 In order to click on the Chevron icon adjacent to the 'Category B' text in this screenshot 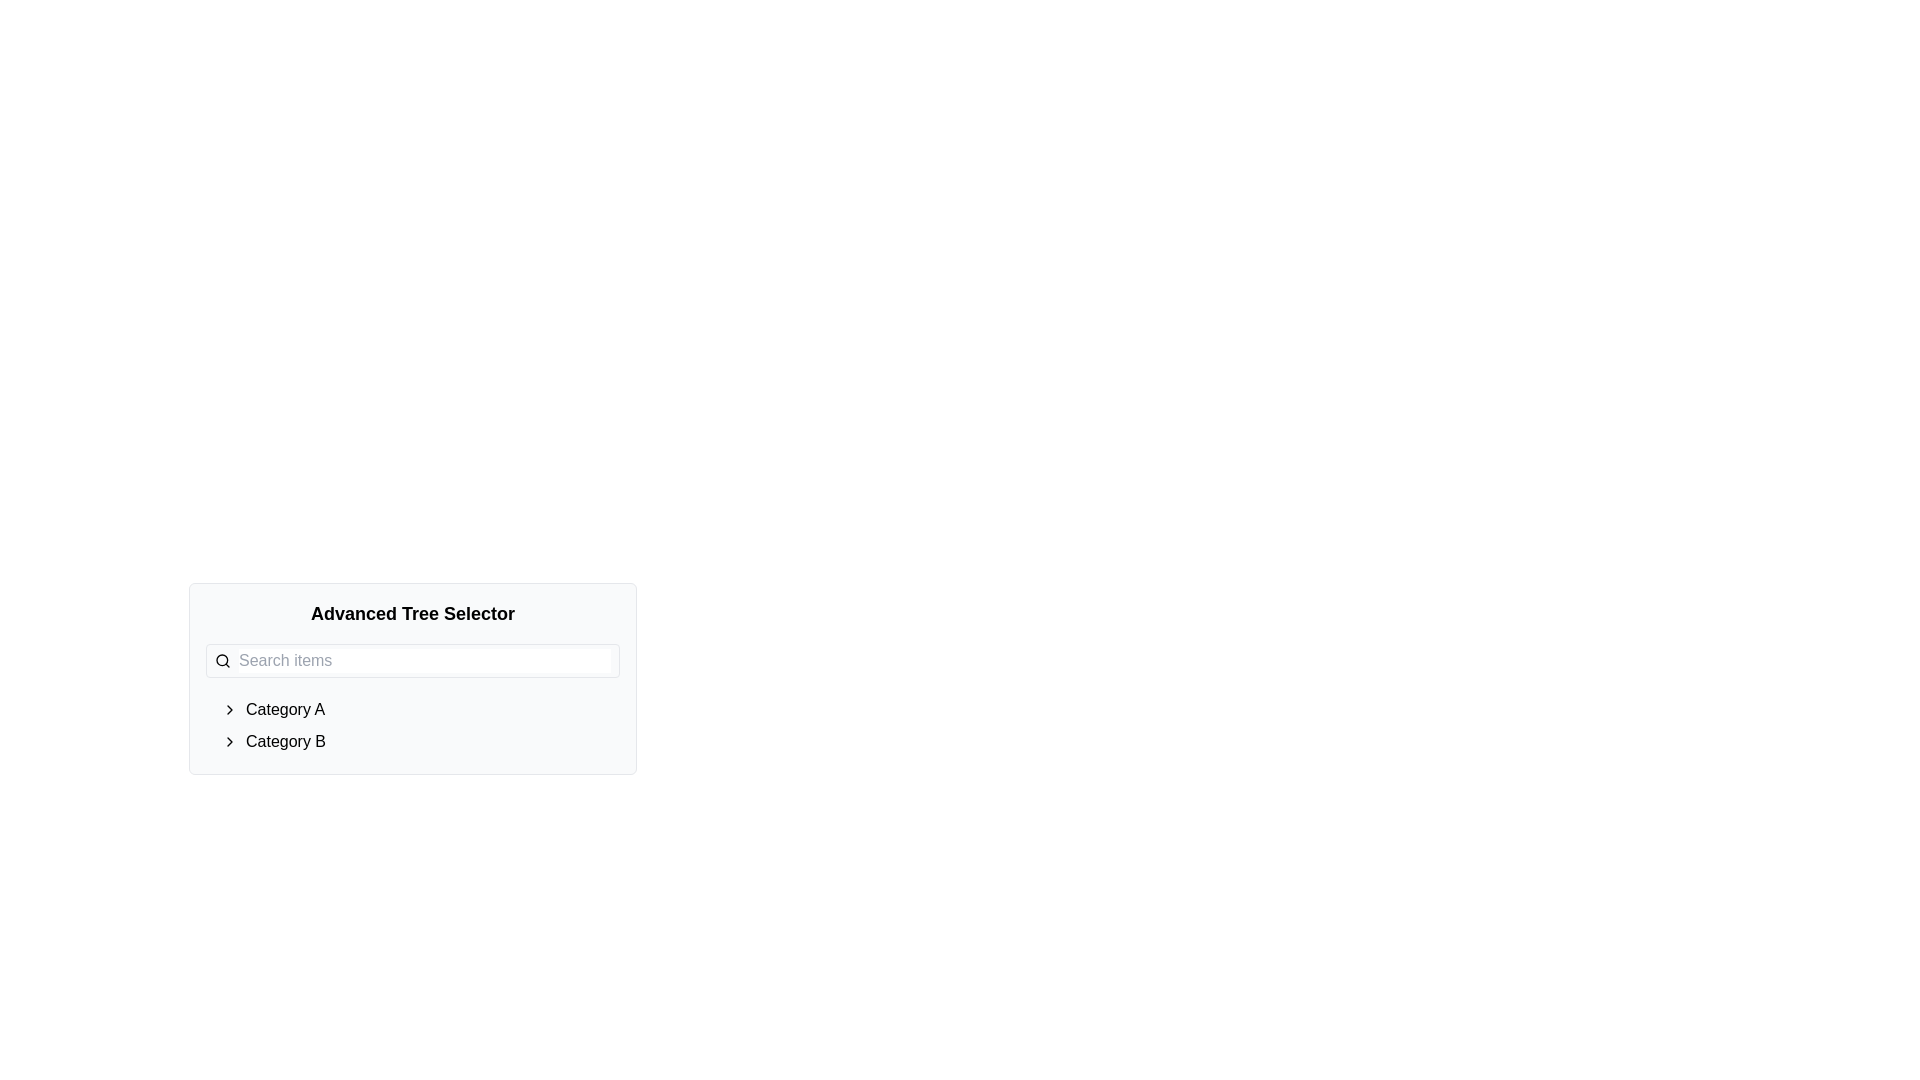, I will do `click(230, 741)`.